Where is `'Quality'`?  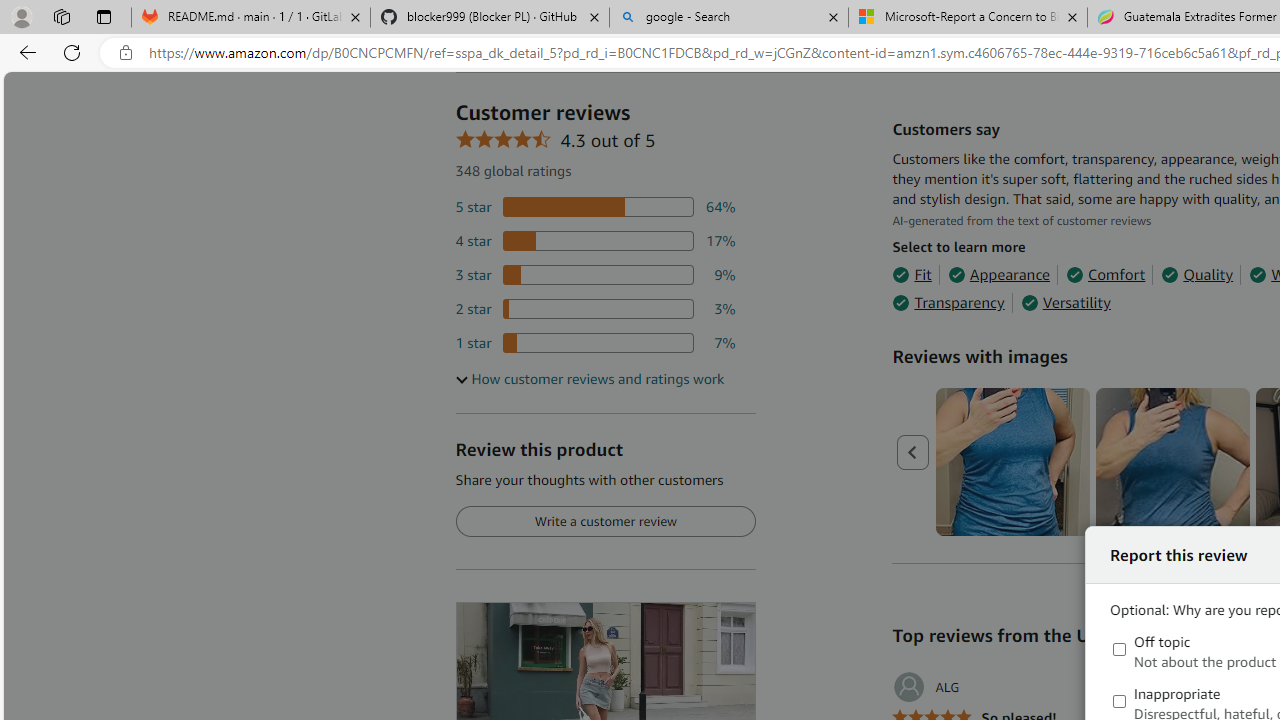 'Quality' is located at coordinates (1197, 275).